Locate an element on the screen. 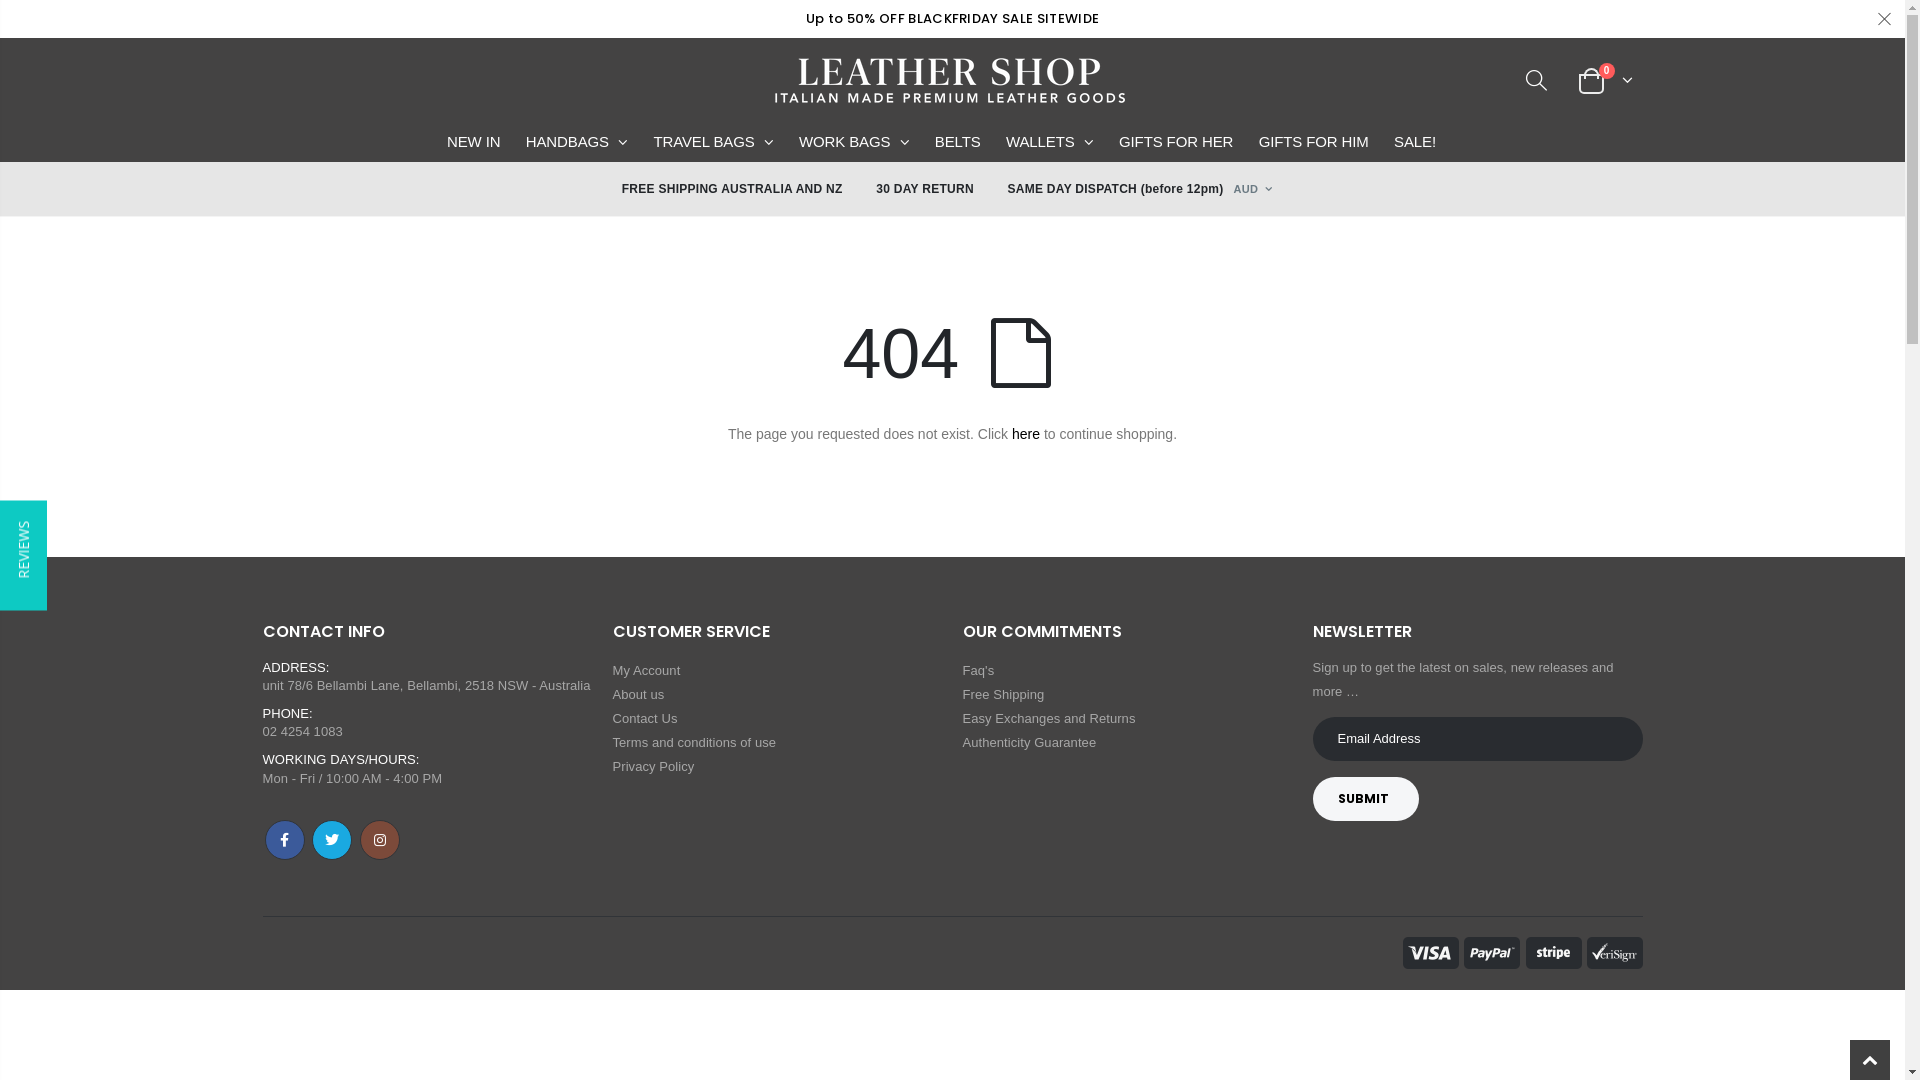  'WALLETS' is located at coordinates (1059, 135).